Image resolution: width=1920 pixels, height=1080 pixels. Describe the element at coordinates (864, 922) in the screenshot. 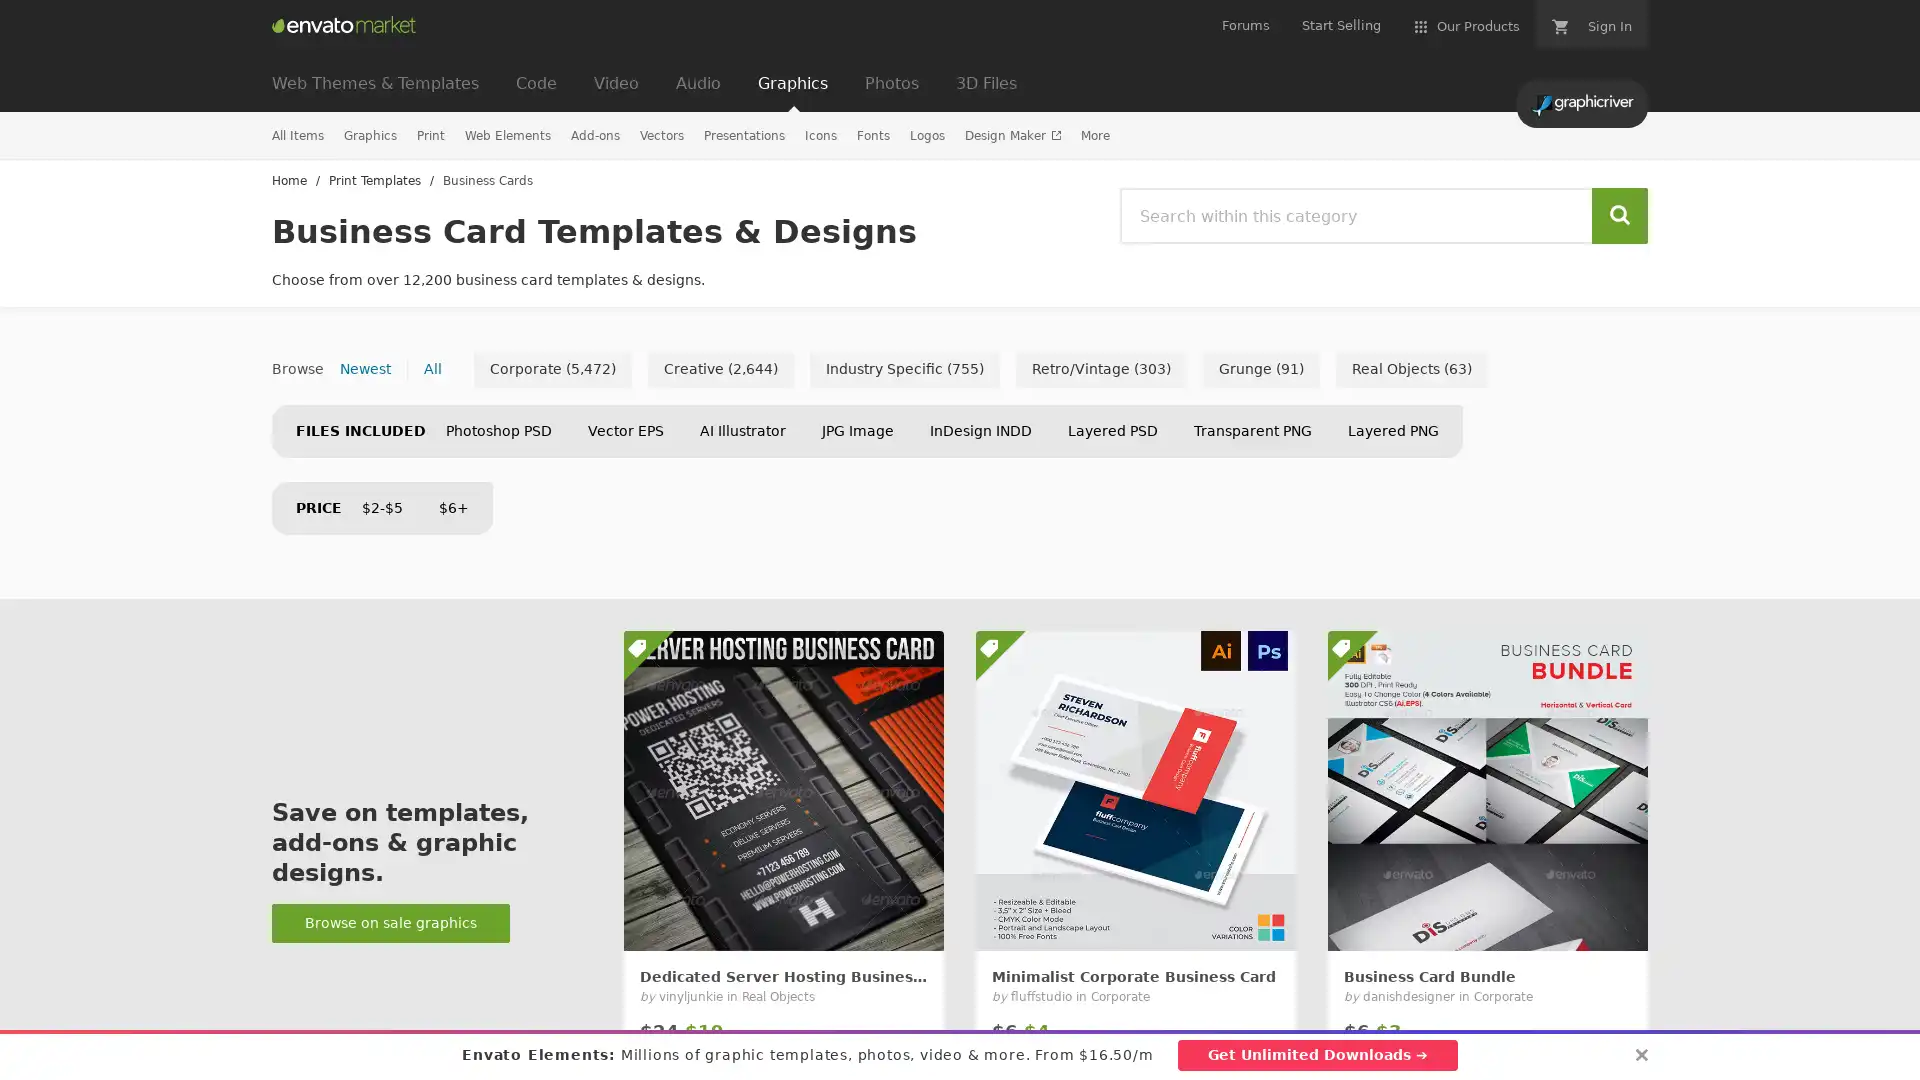

I see `Add to collection` at that location.